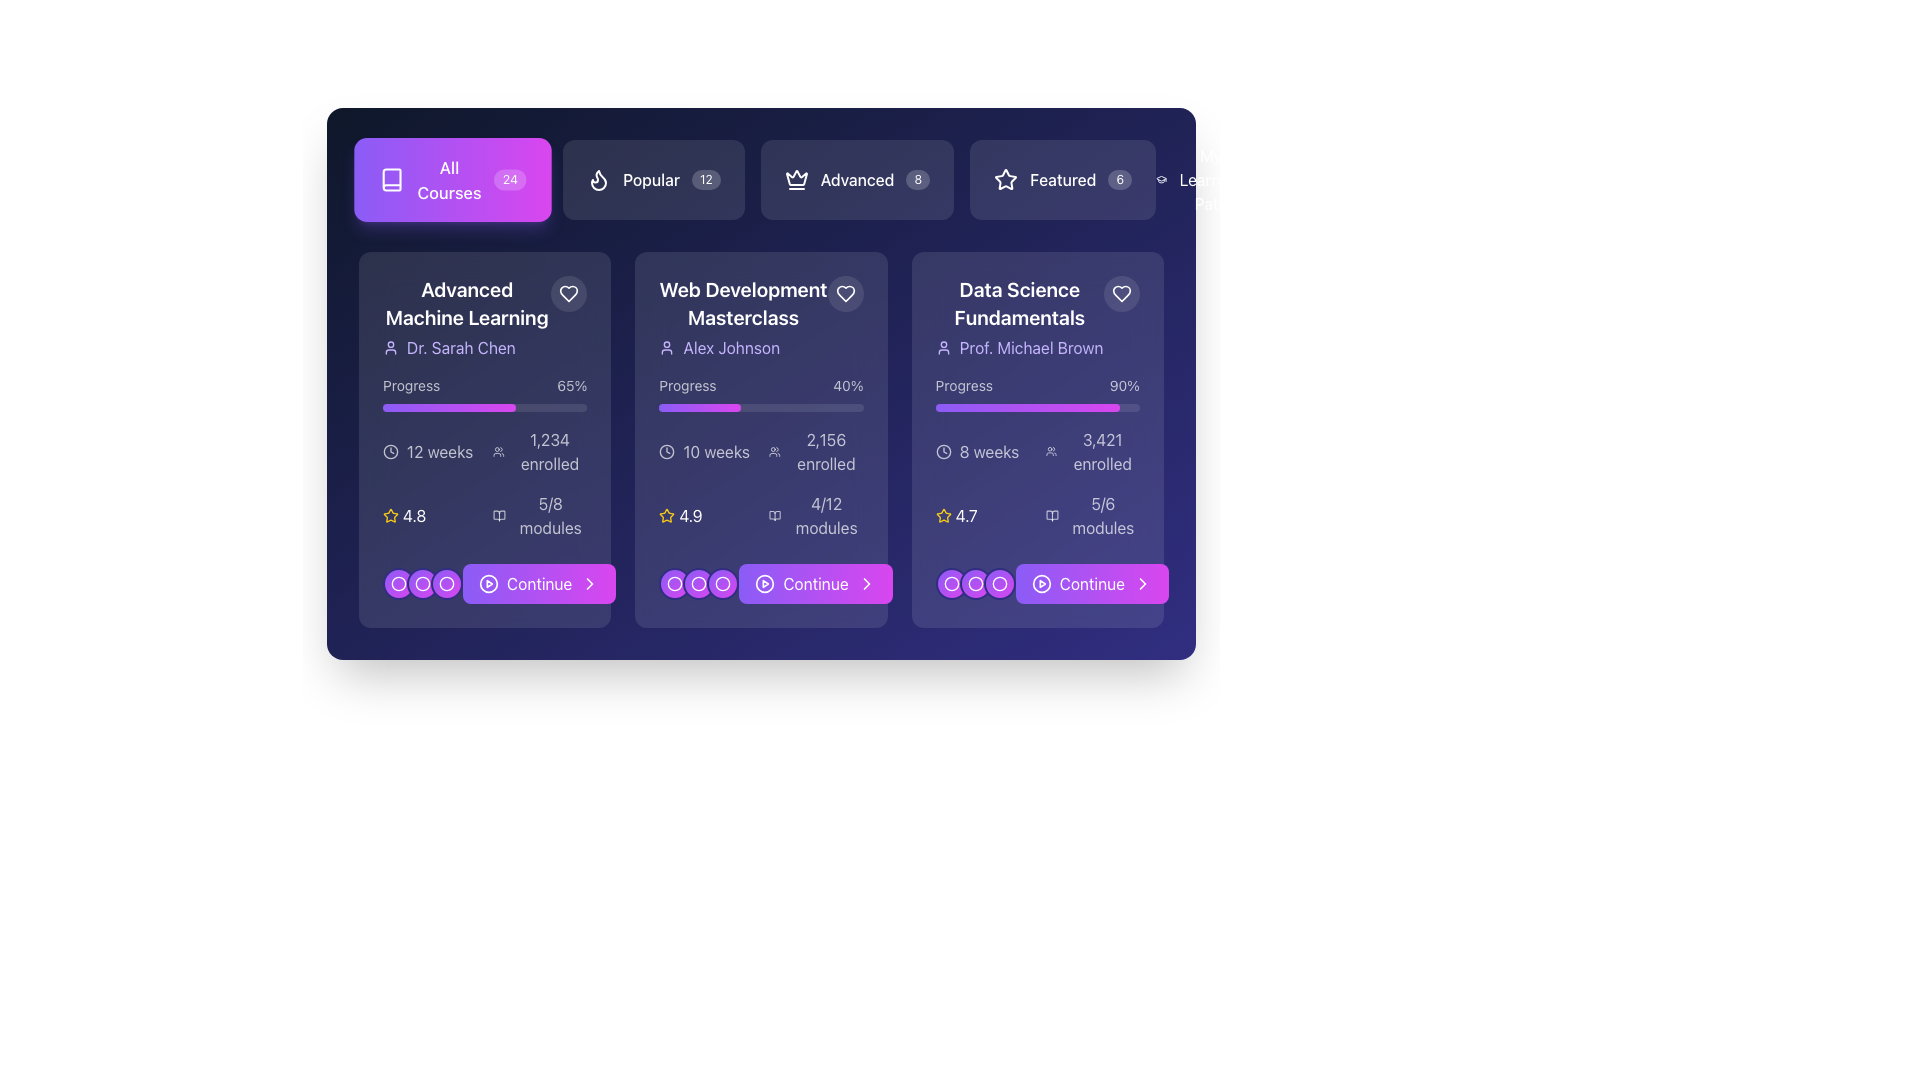 The height and width of the screenshot is (1080, 1920). Describe the element at coordinates (589, 583) in the screenshot. I see `the rightward-pointing chevron arrow icon embedded inside the 'Continue' button of the 'Web Development Masterclass' panel` at that location.